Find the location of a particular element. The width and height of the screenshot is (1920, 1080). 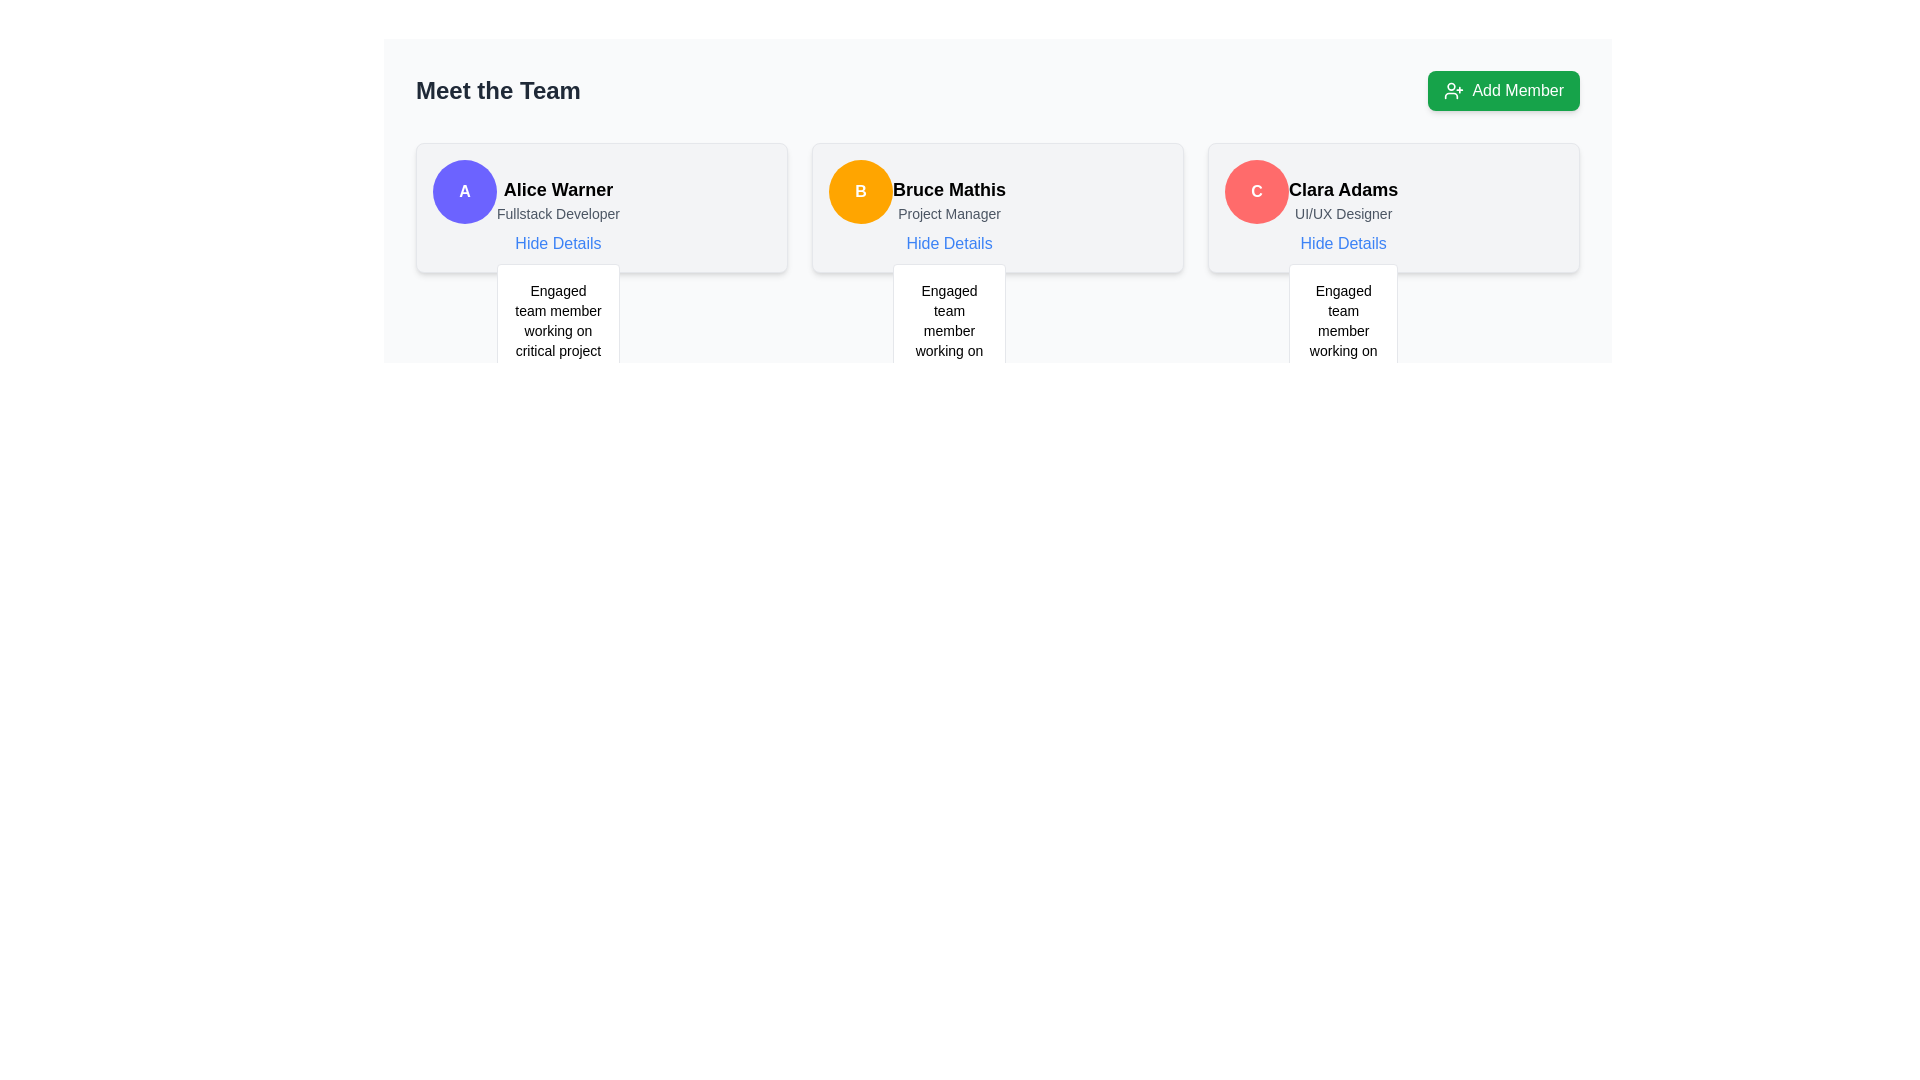

the clickable text labeled 'Hide Details' within the card containing the name 'Alice Warner' and job title 'Fullstack Developer' is located at coordinates (558, 216).